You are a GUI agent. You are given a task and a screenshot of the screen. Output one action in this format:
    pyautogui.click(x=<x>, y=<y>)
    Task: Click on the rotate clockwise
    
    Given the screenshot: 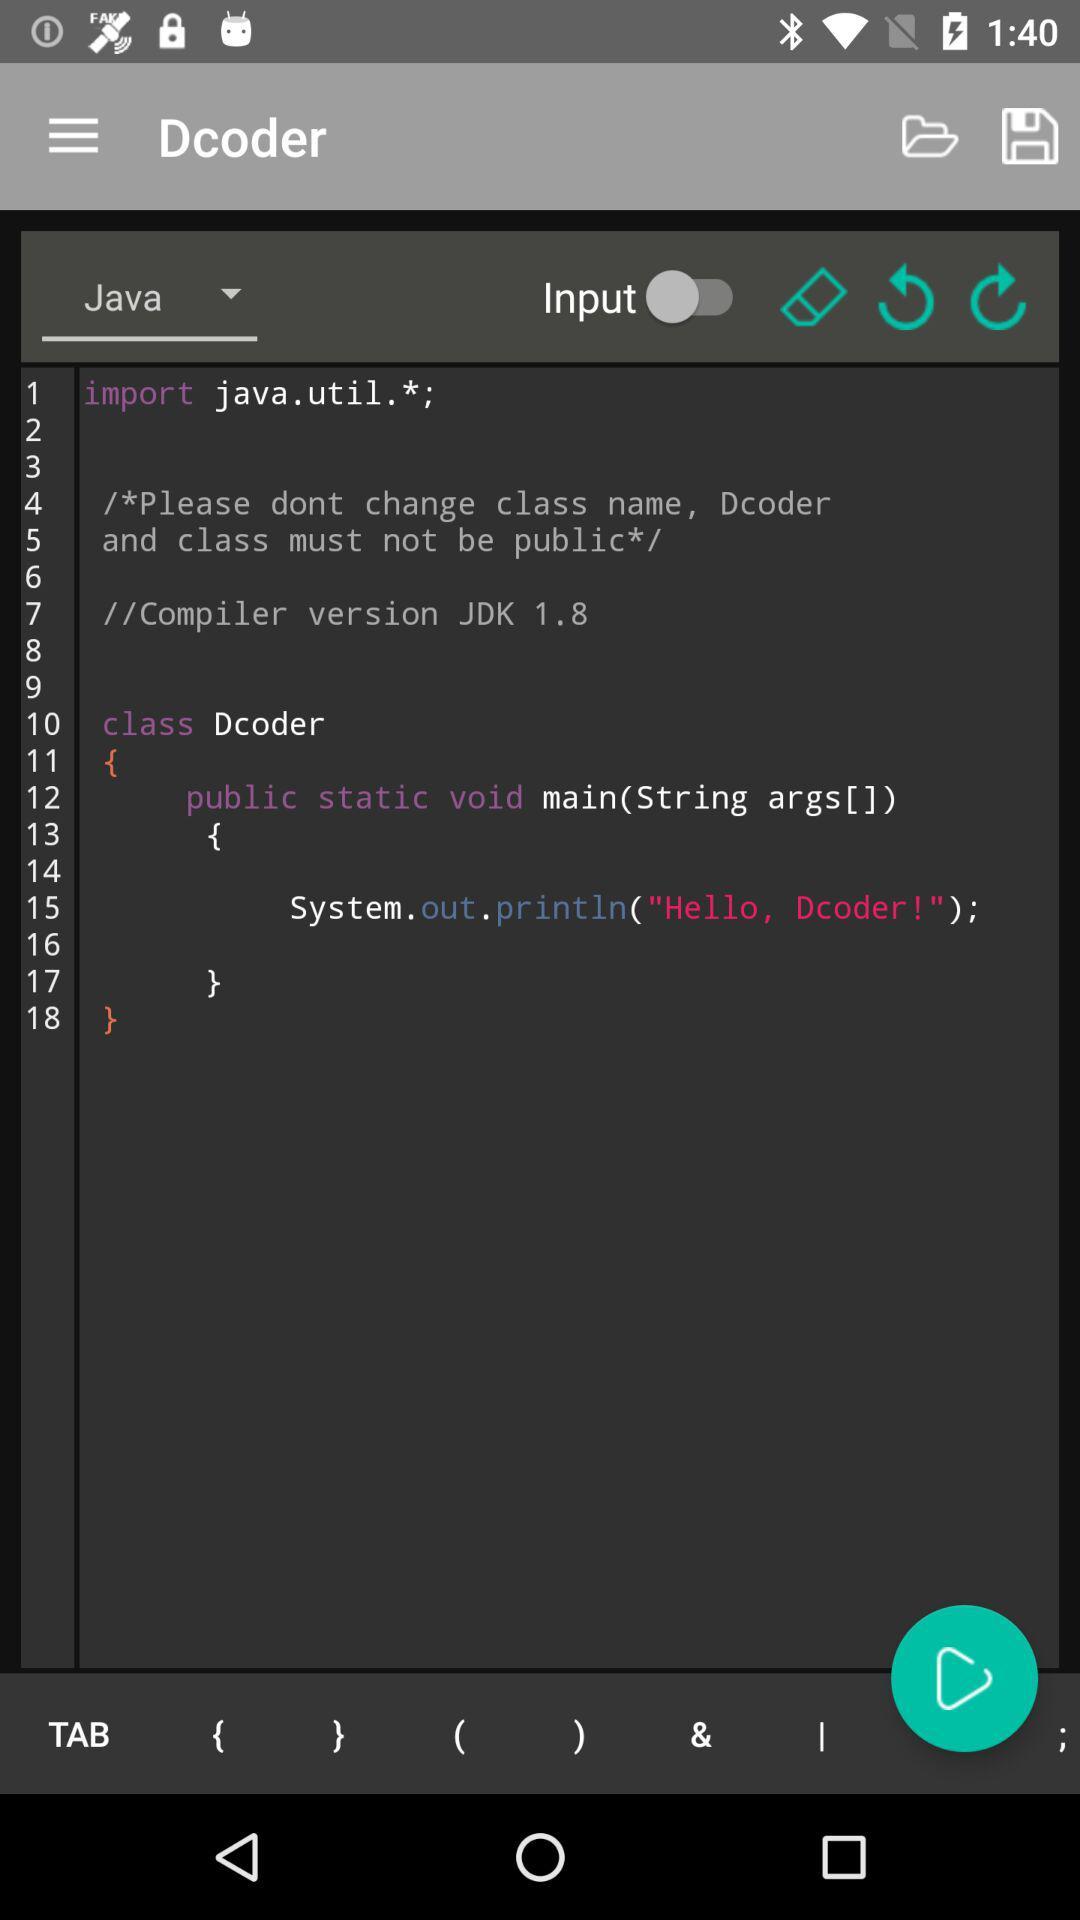 What is the action you would take?
    pyautogui.click(x=998, y=295)
    